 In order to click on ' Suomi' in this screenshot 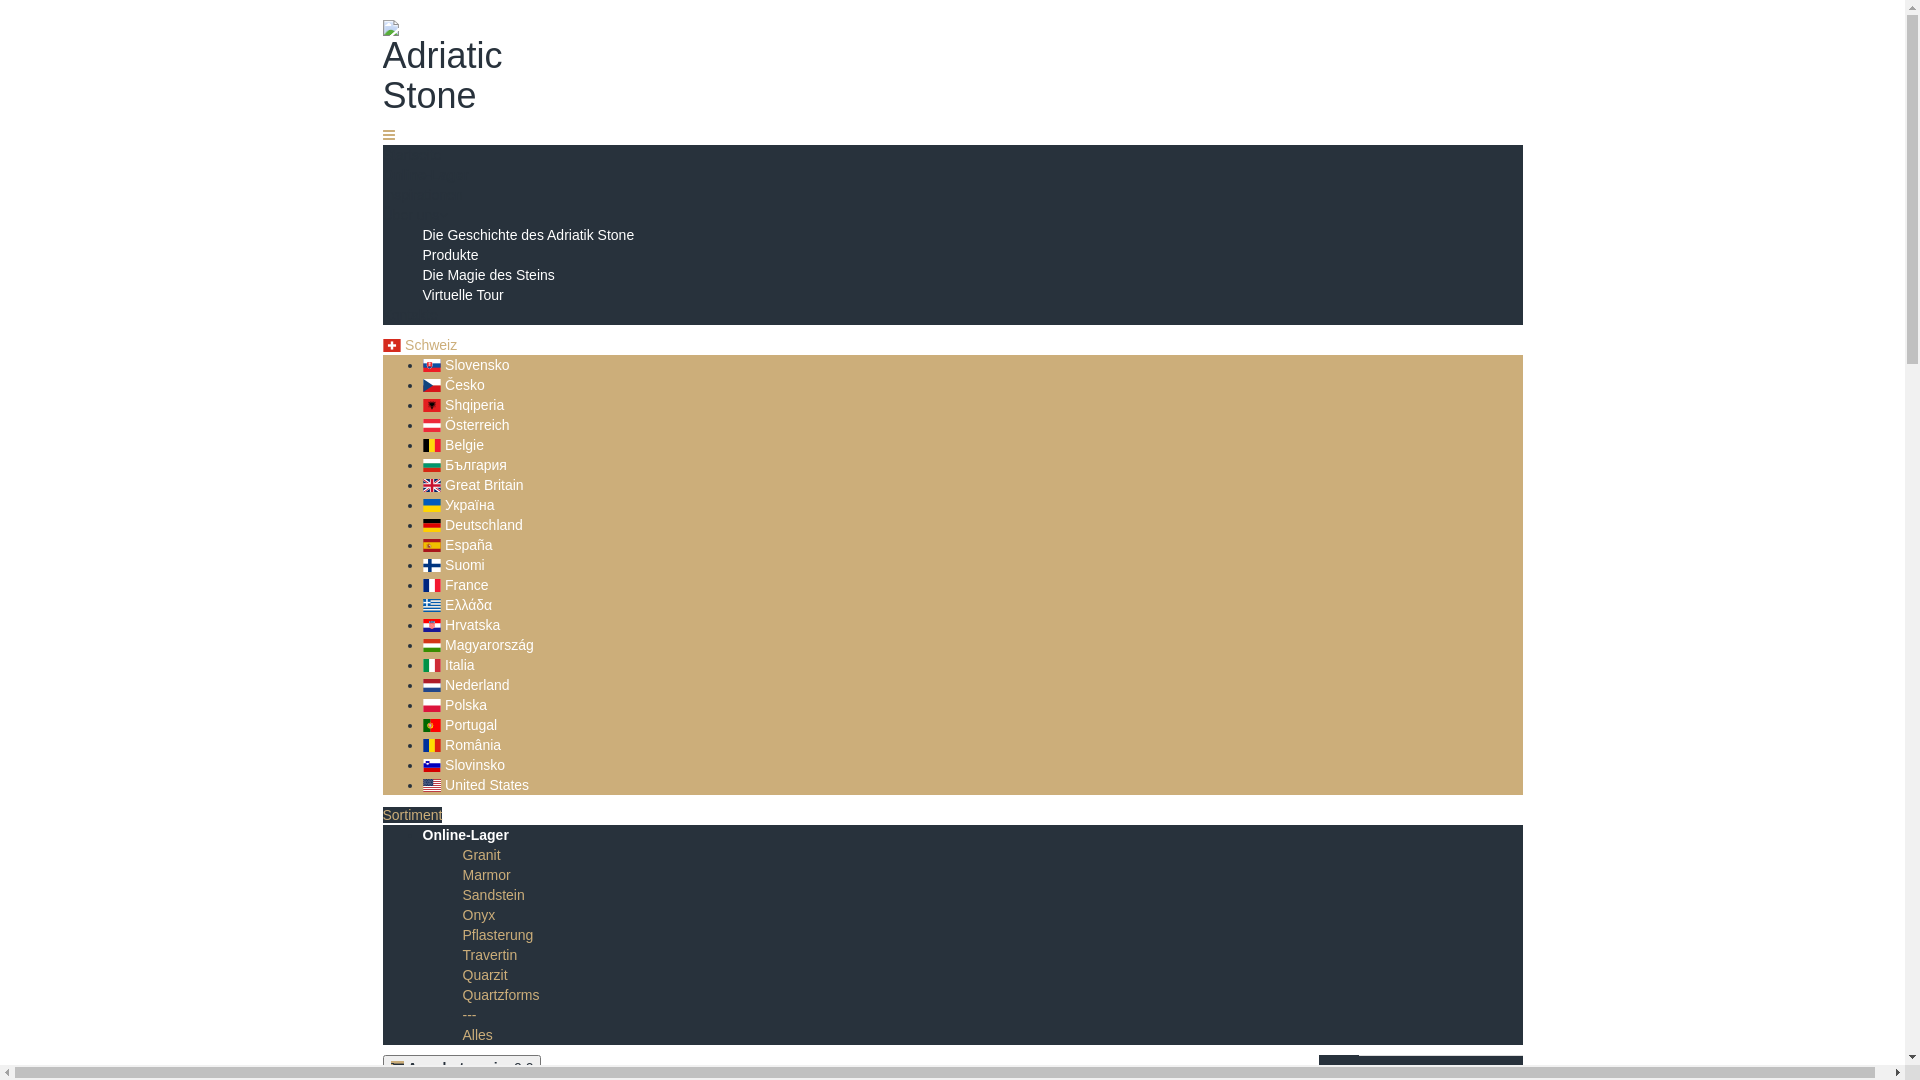, I will do `click(451, 564)`.